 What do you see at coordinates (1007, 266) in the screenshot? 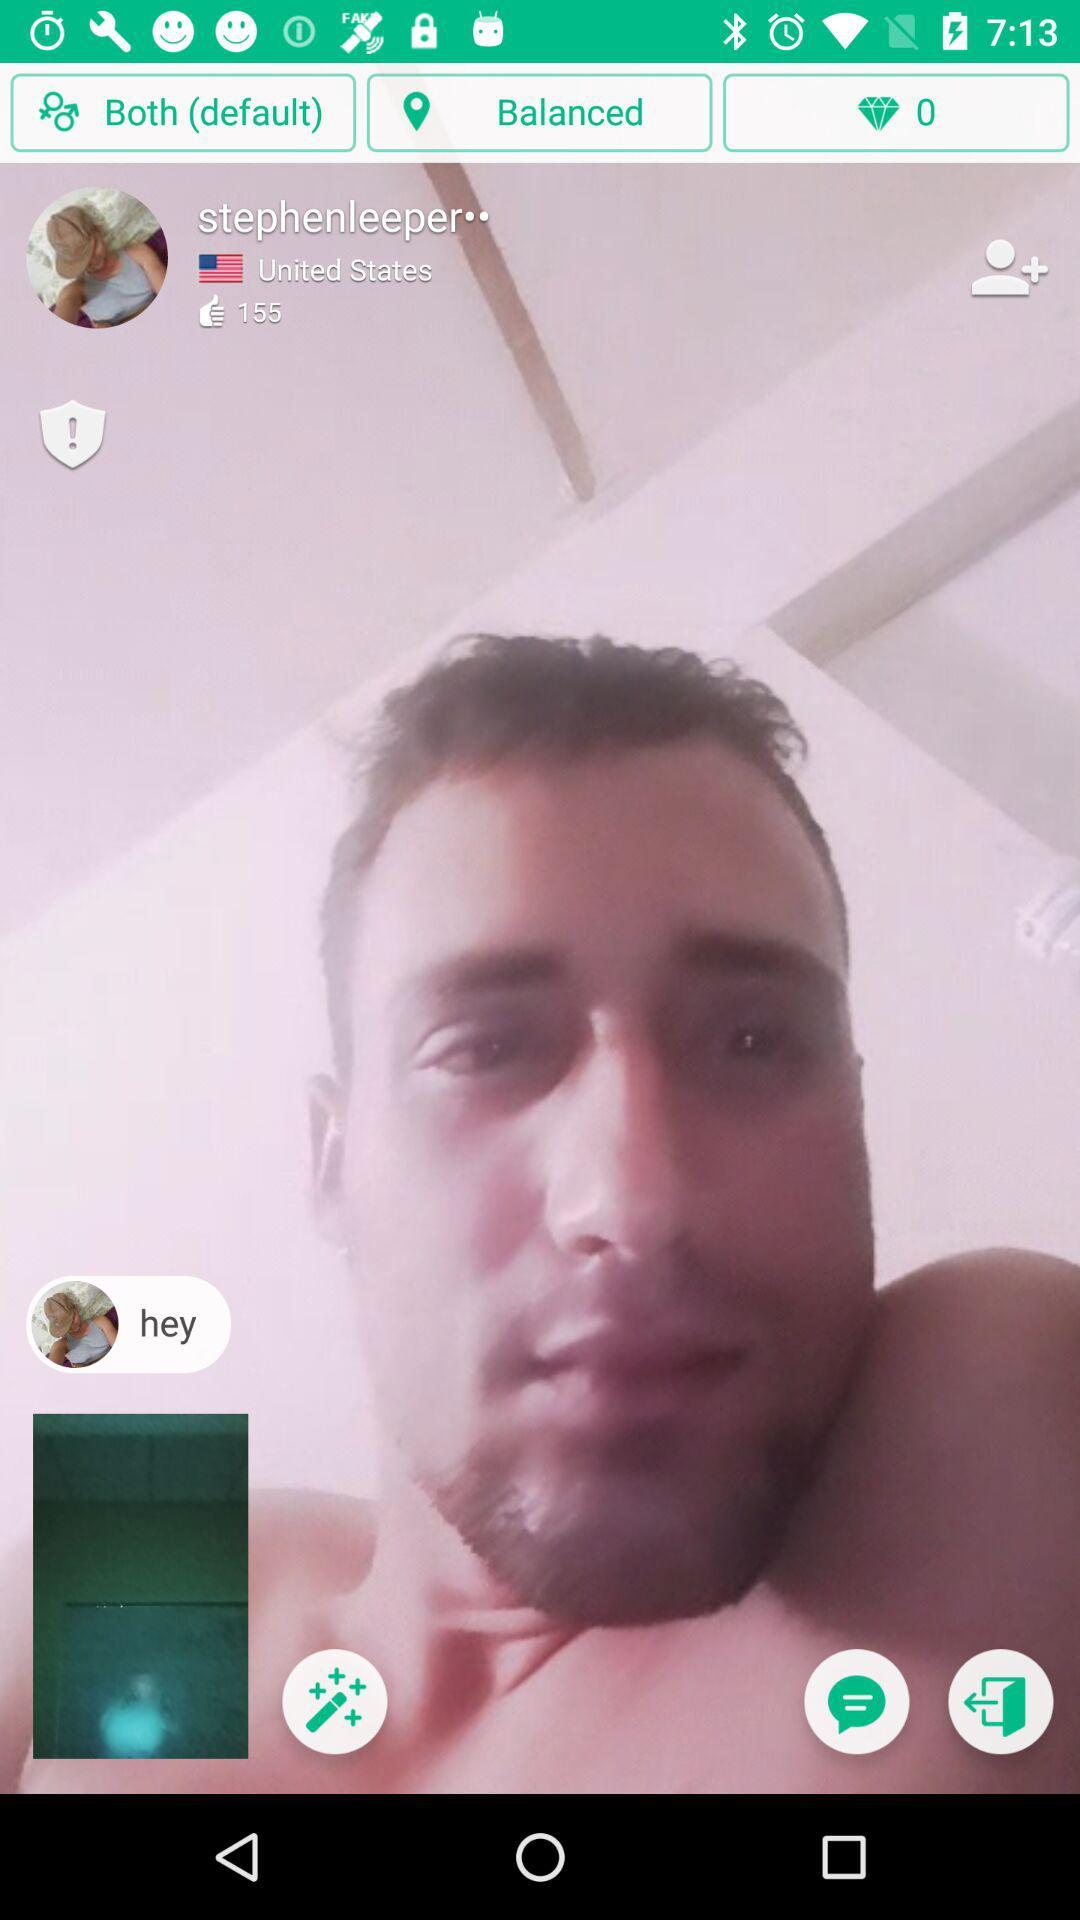
I see `to friendlist` at bounding box center [1007, 266].